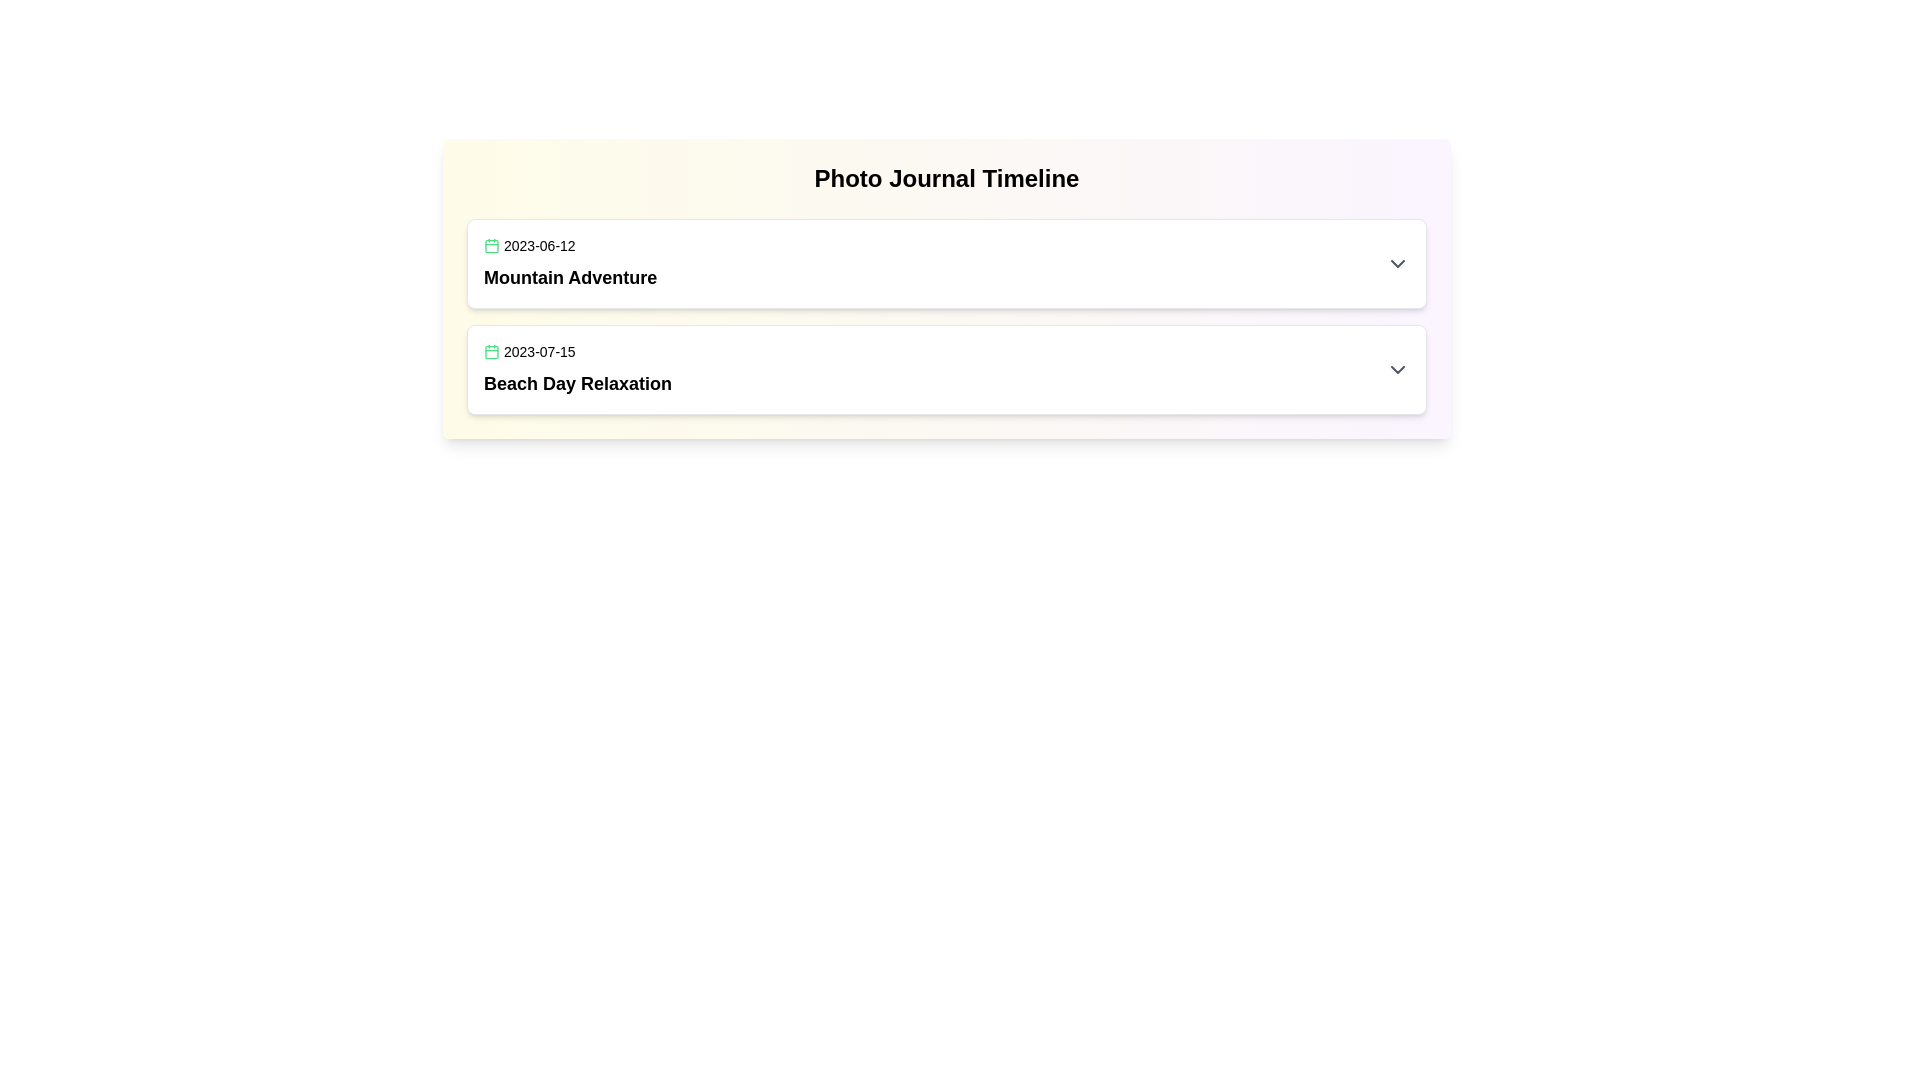  Describe the element at coordinates (1396, 370) in the screenshot. I see `the downward arrow icon (Dropdown indicator) on the right side of the item labeled '2023-07-15 Beach Day Relaxation'` at that location.